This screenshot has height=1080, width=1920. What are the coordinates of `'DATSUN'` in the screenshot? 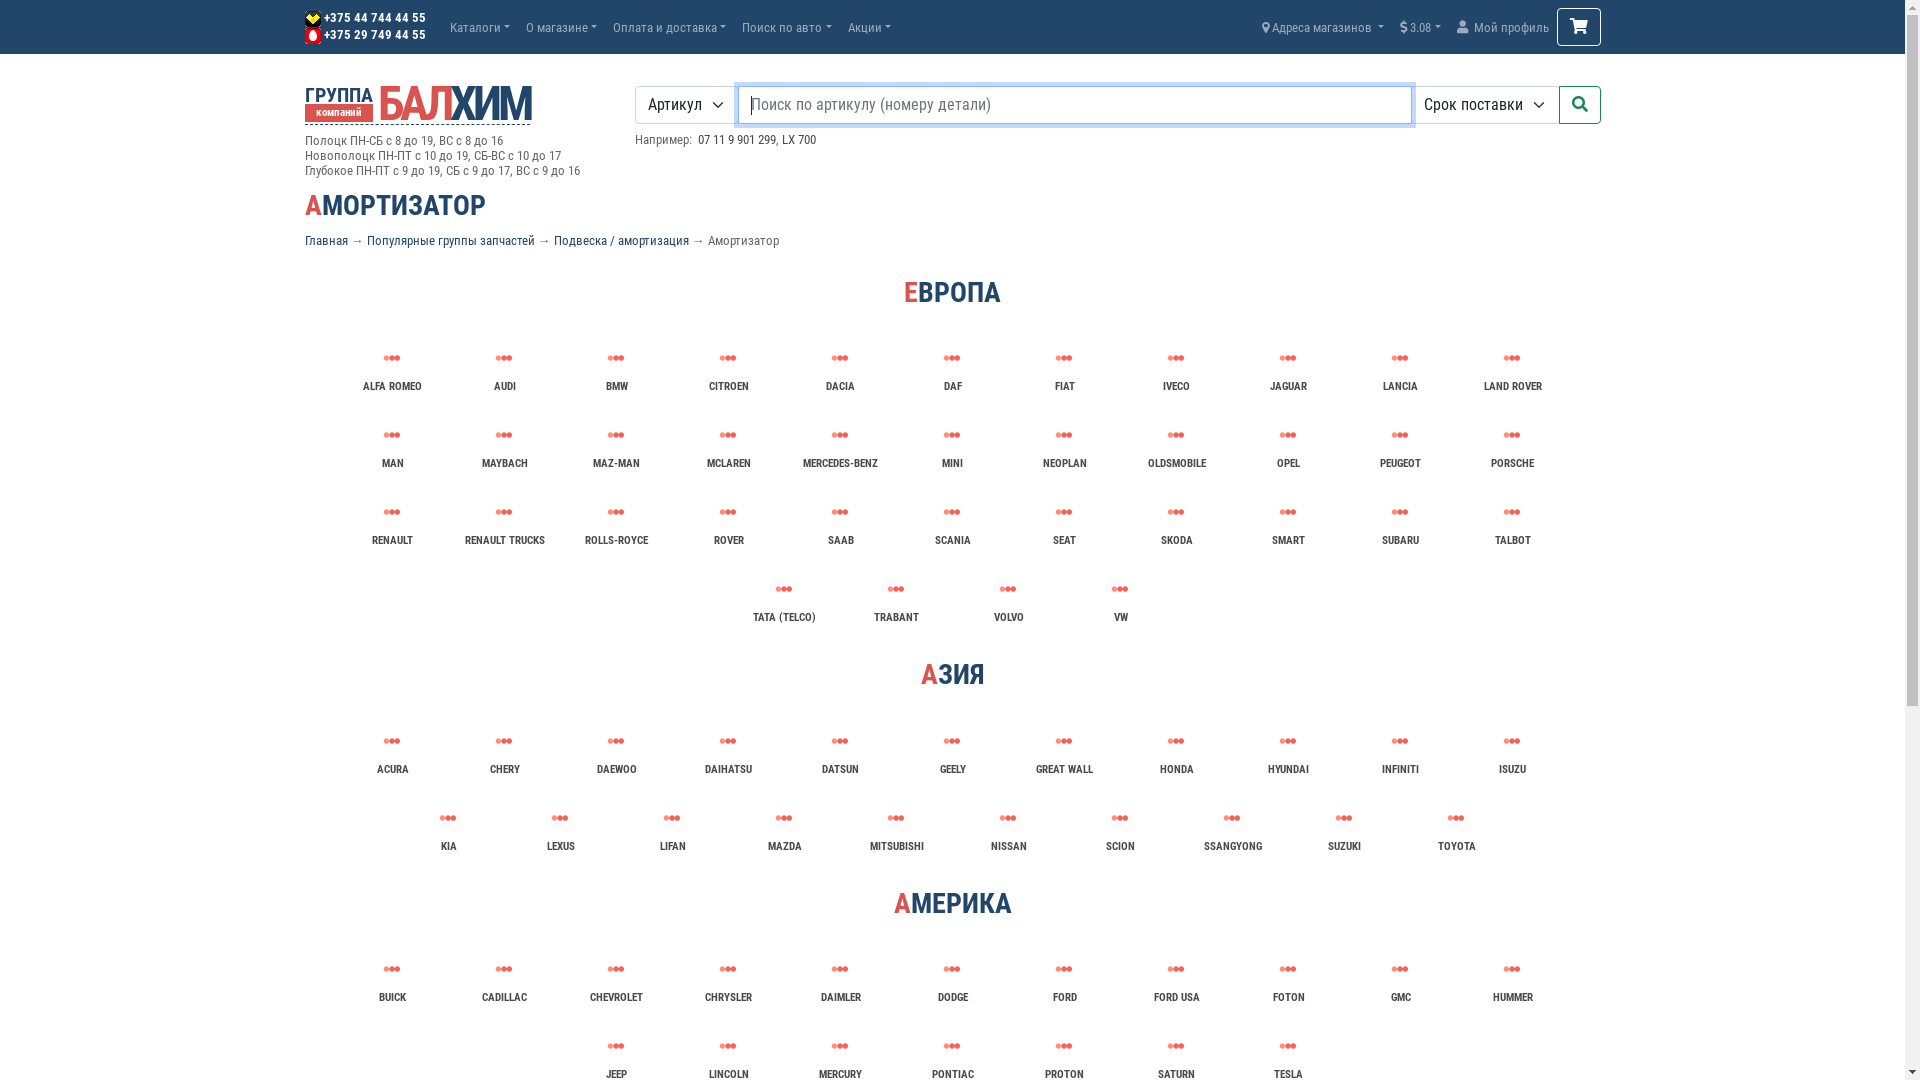 It's located at (840, 740).